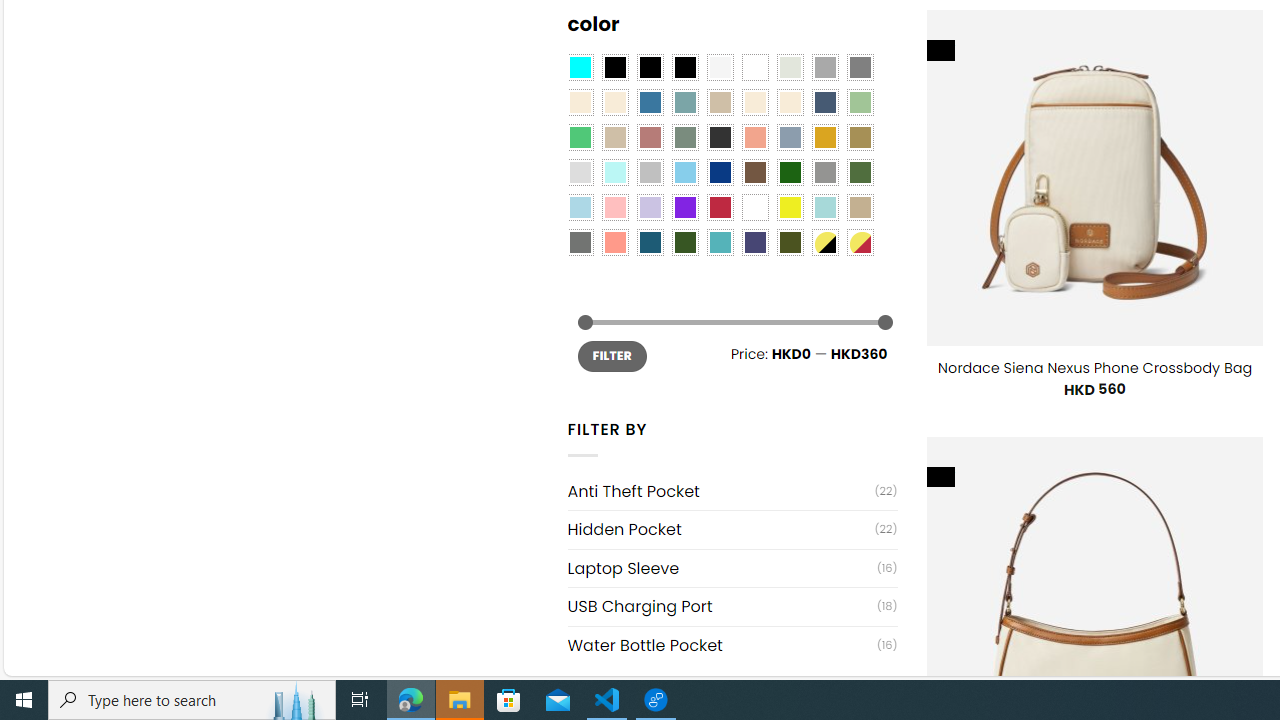  Describe the element at coordinates (720, 242) in the screenshot. I see `'Teal'` at that location.